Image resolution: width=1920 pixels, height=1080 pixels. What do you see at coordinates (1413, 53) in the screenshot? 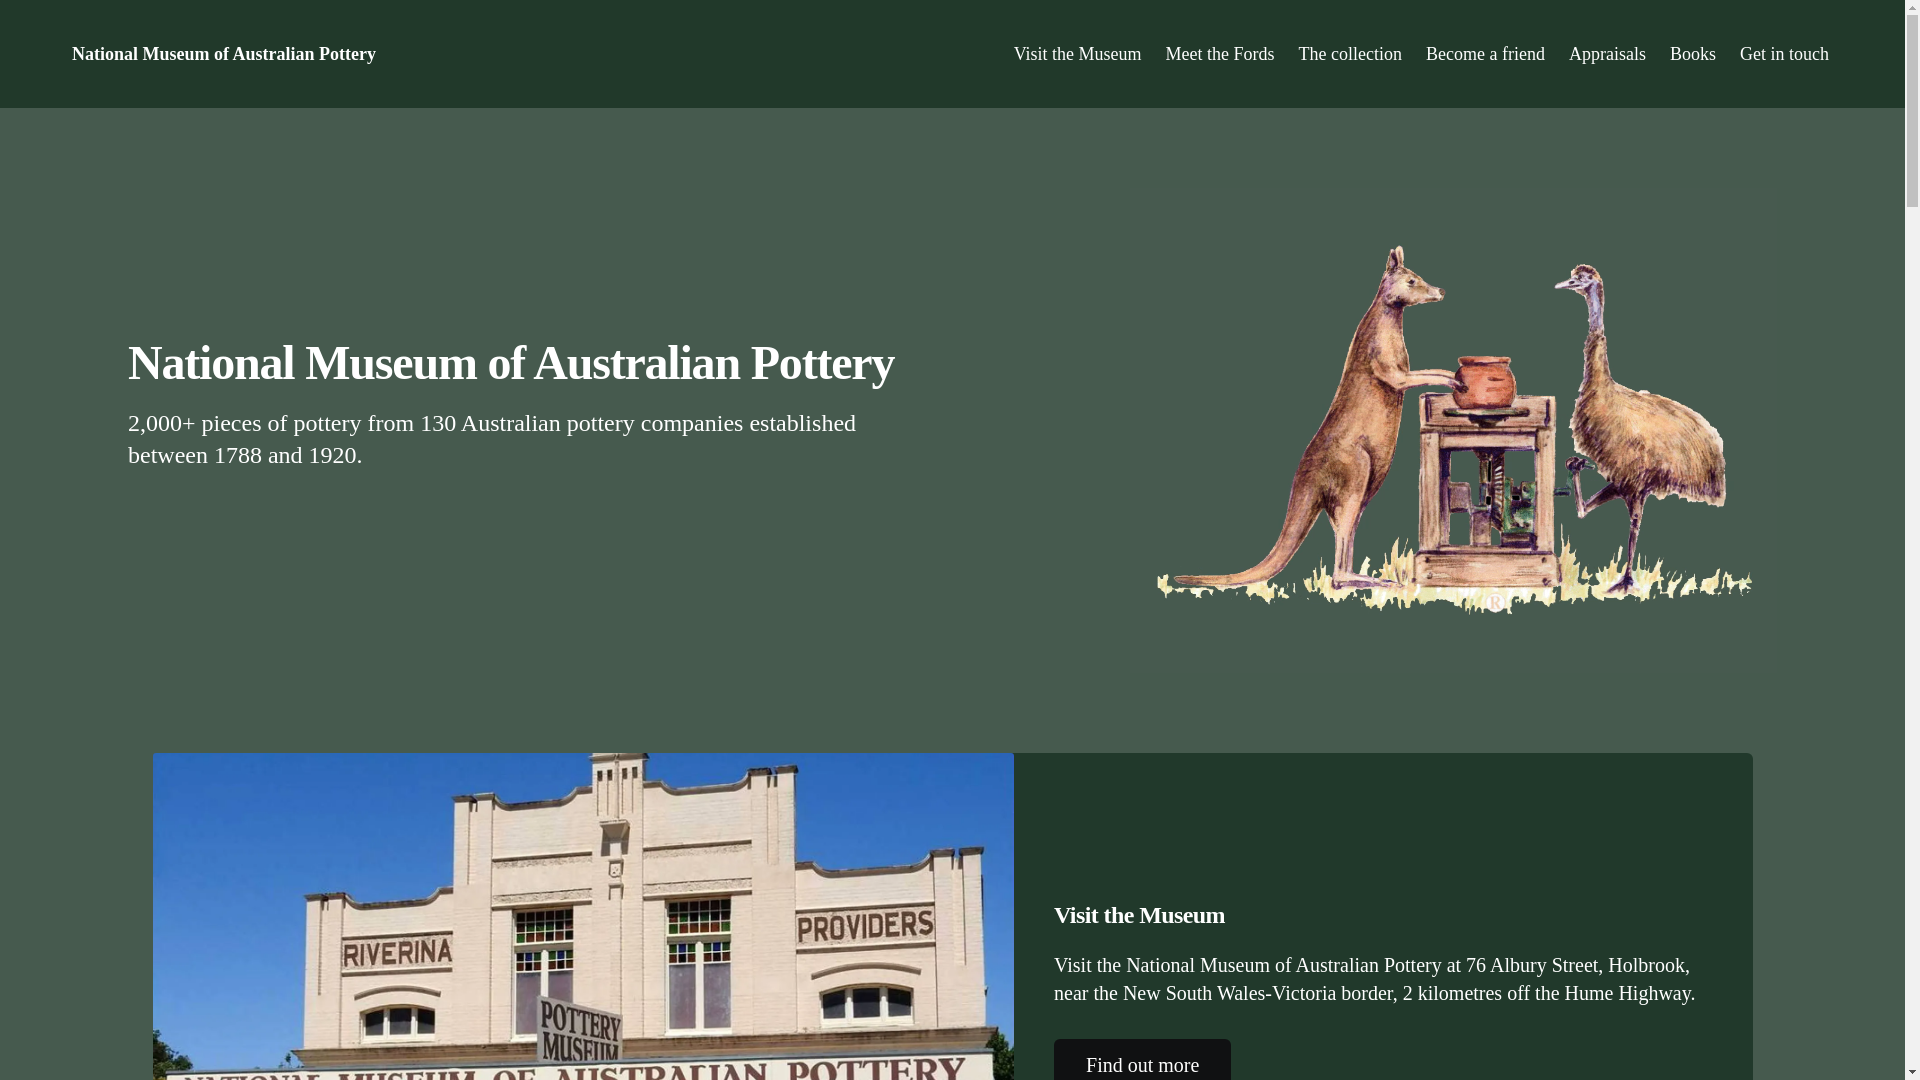
I see `'Become a friend'` at bounding box center [1413, 53].